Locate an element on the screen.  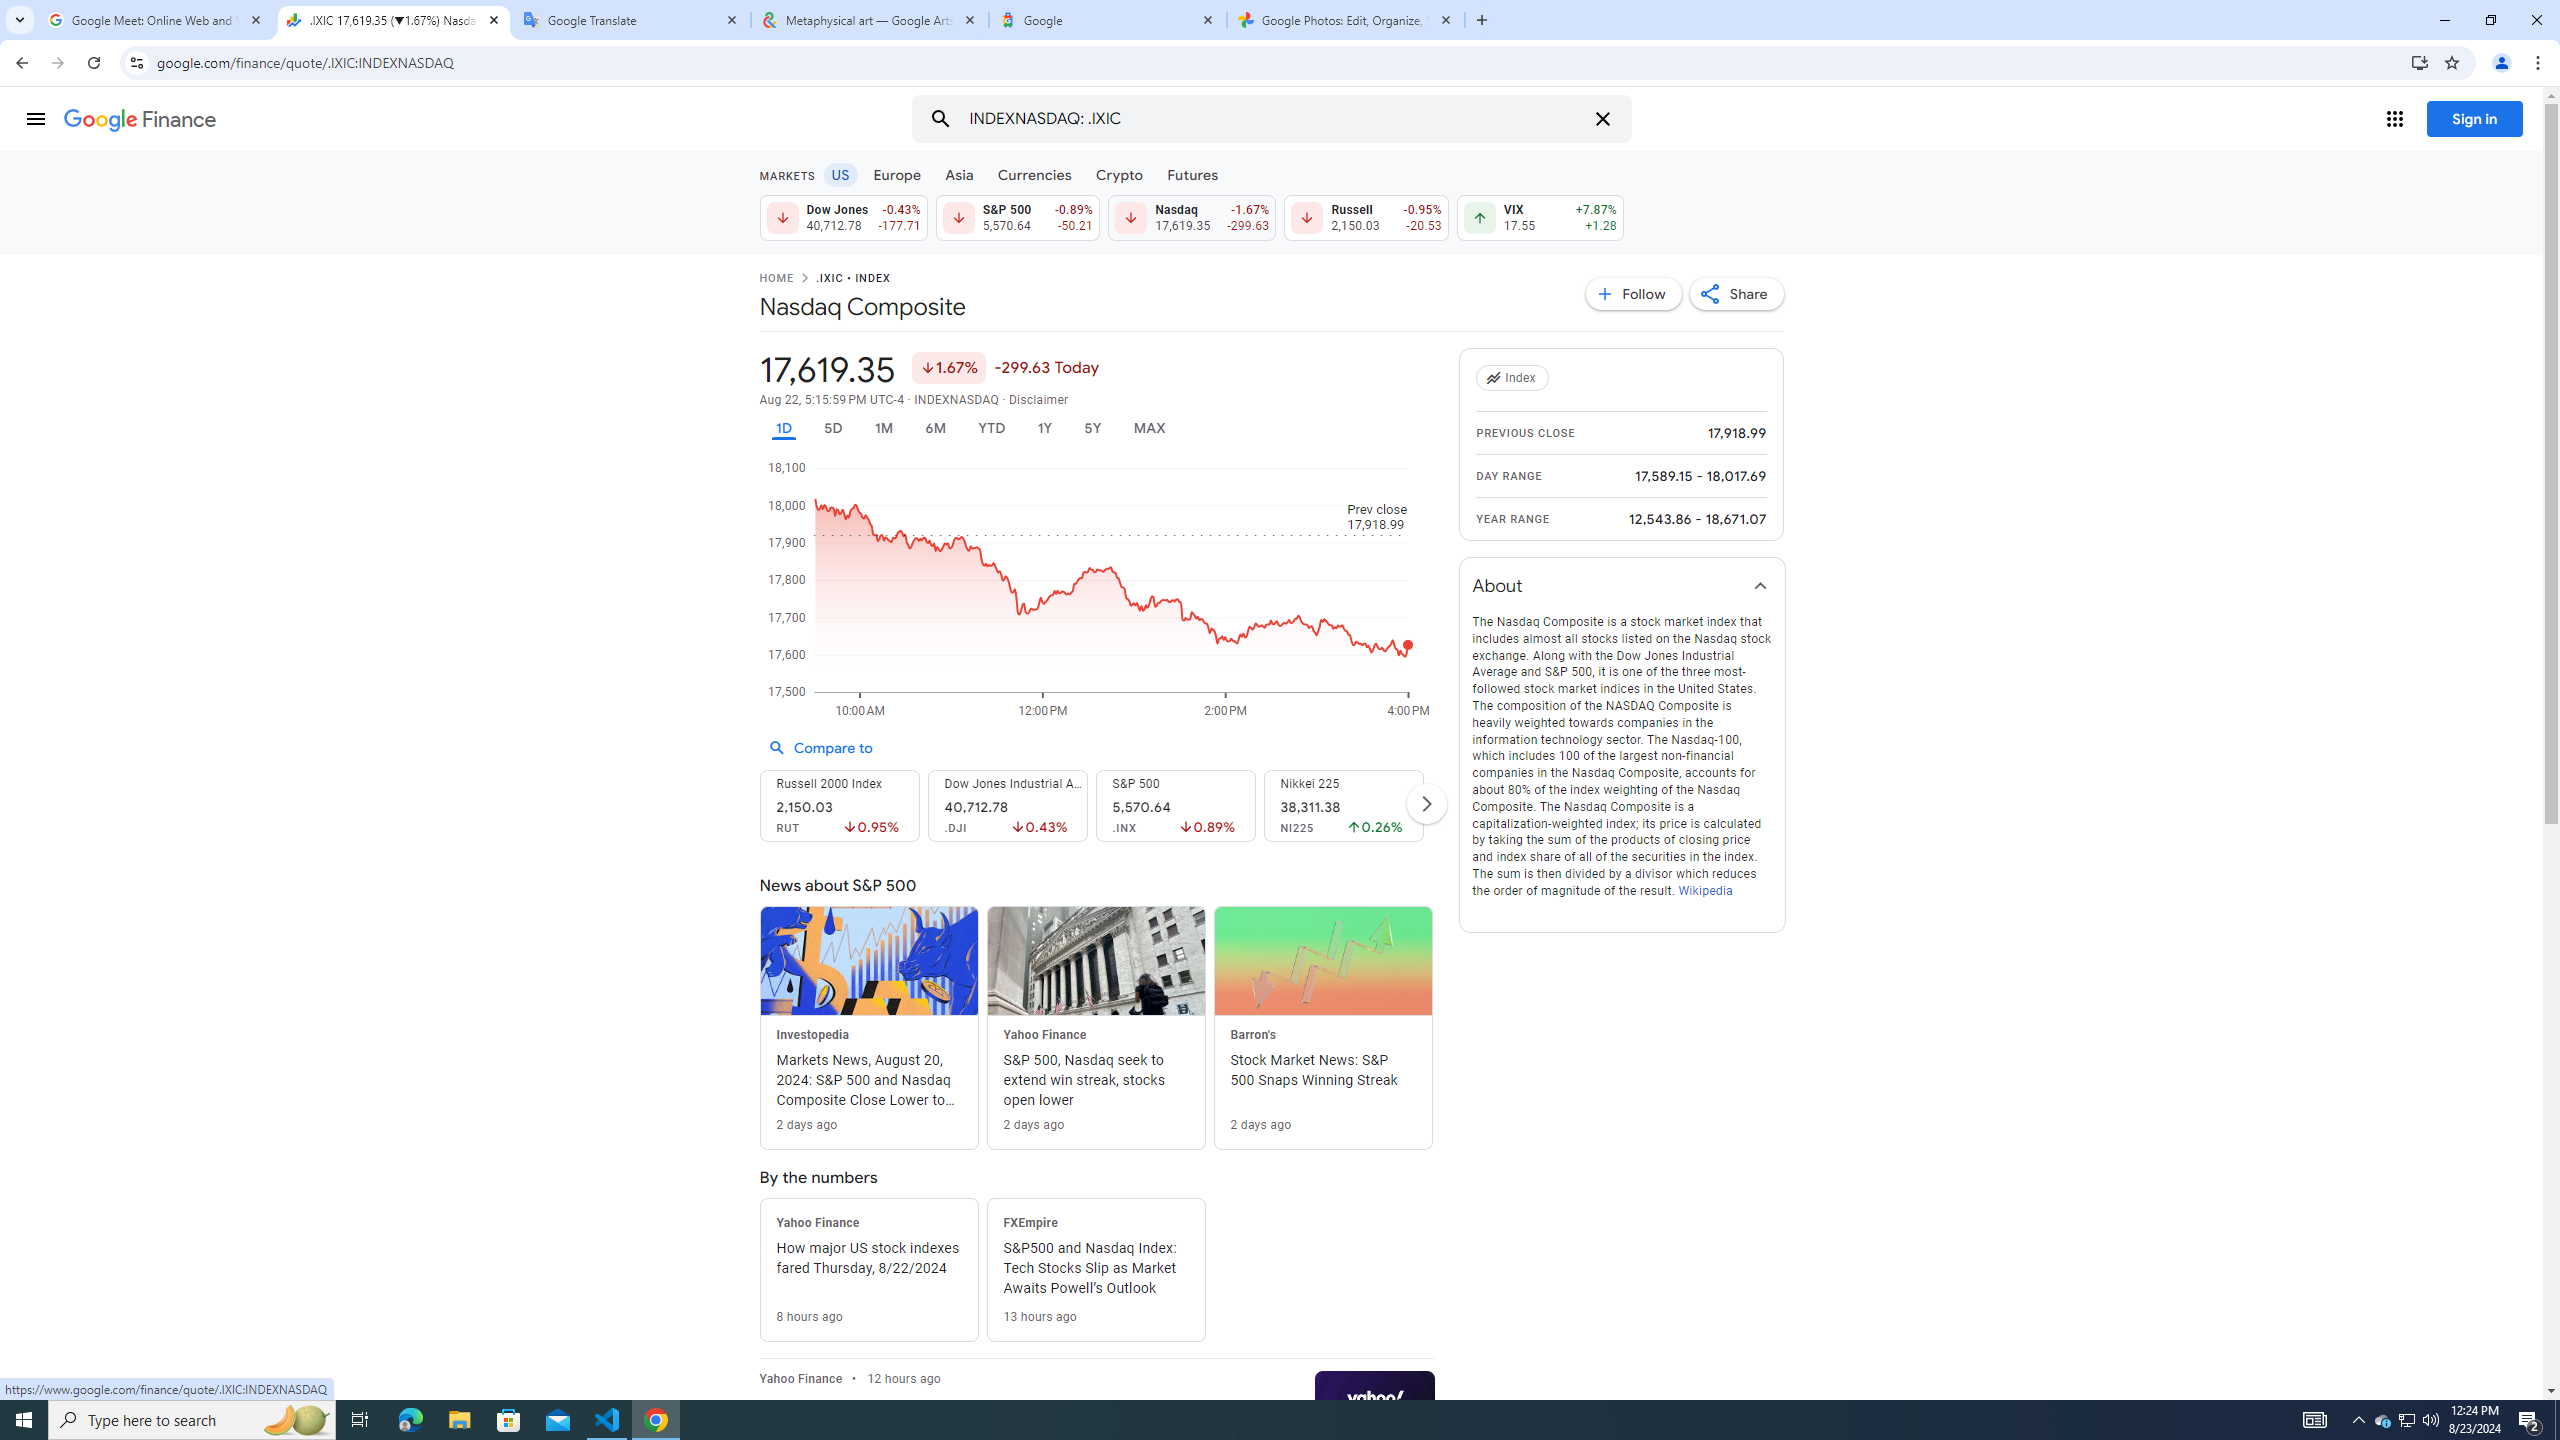
'MAX' is located at coordinates (1149, 428).